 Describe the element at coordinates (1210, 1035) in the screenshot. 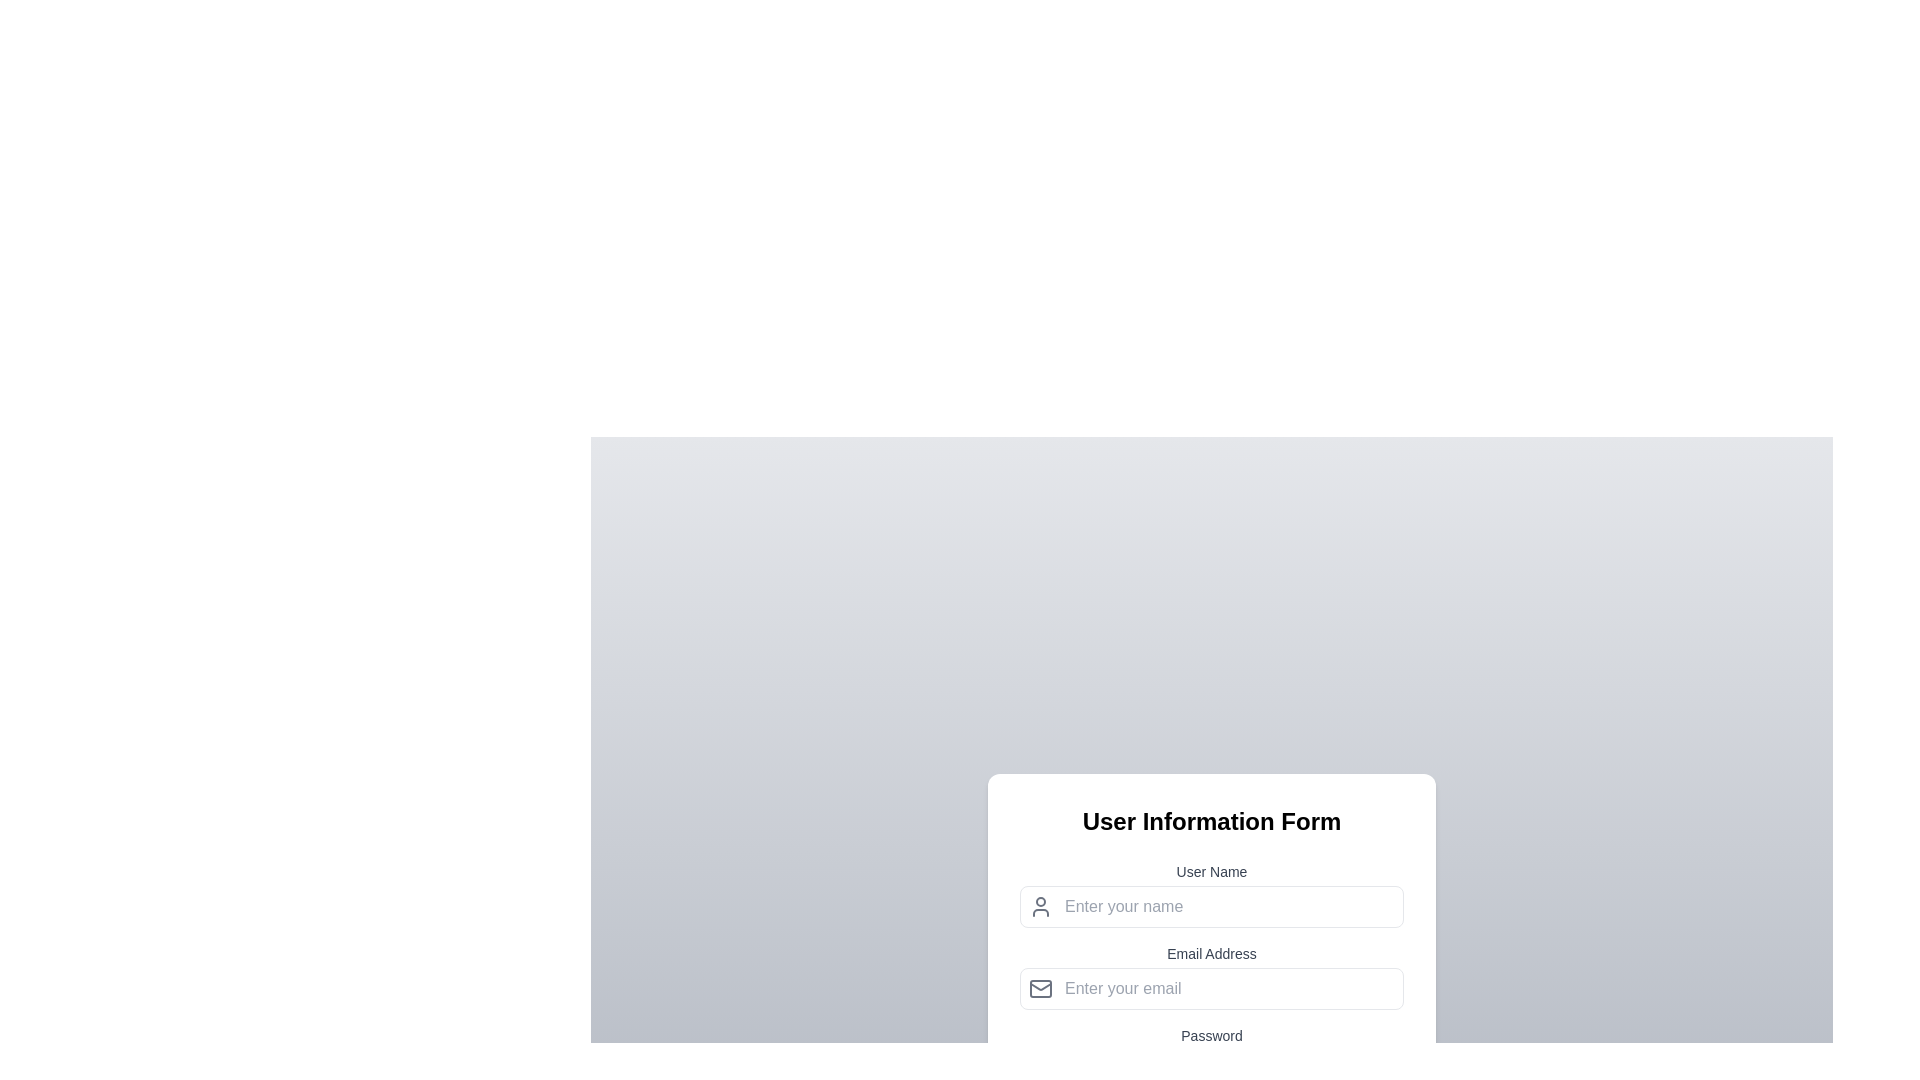

I see `the 'Password' label element, which is styled in gray and positioned above the password input field` at that location.